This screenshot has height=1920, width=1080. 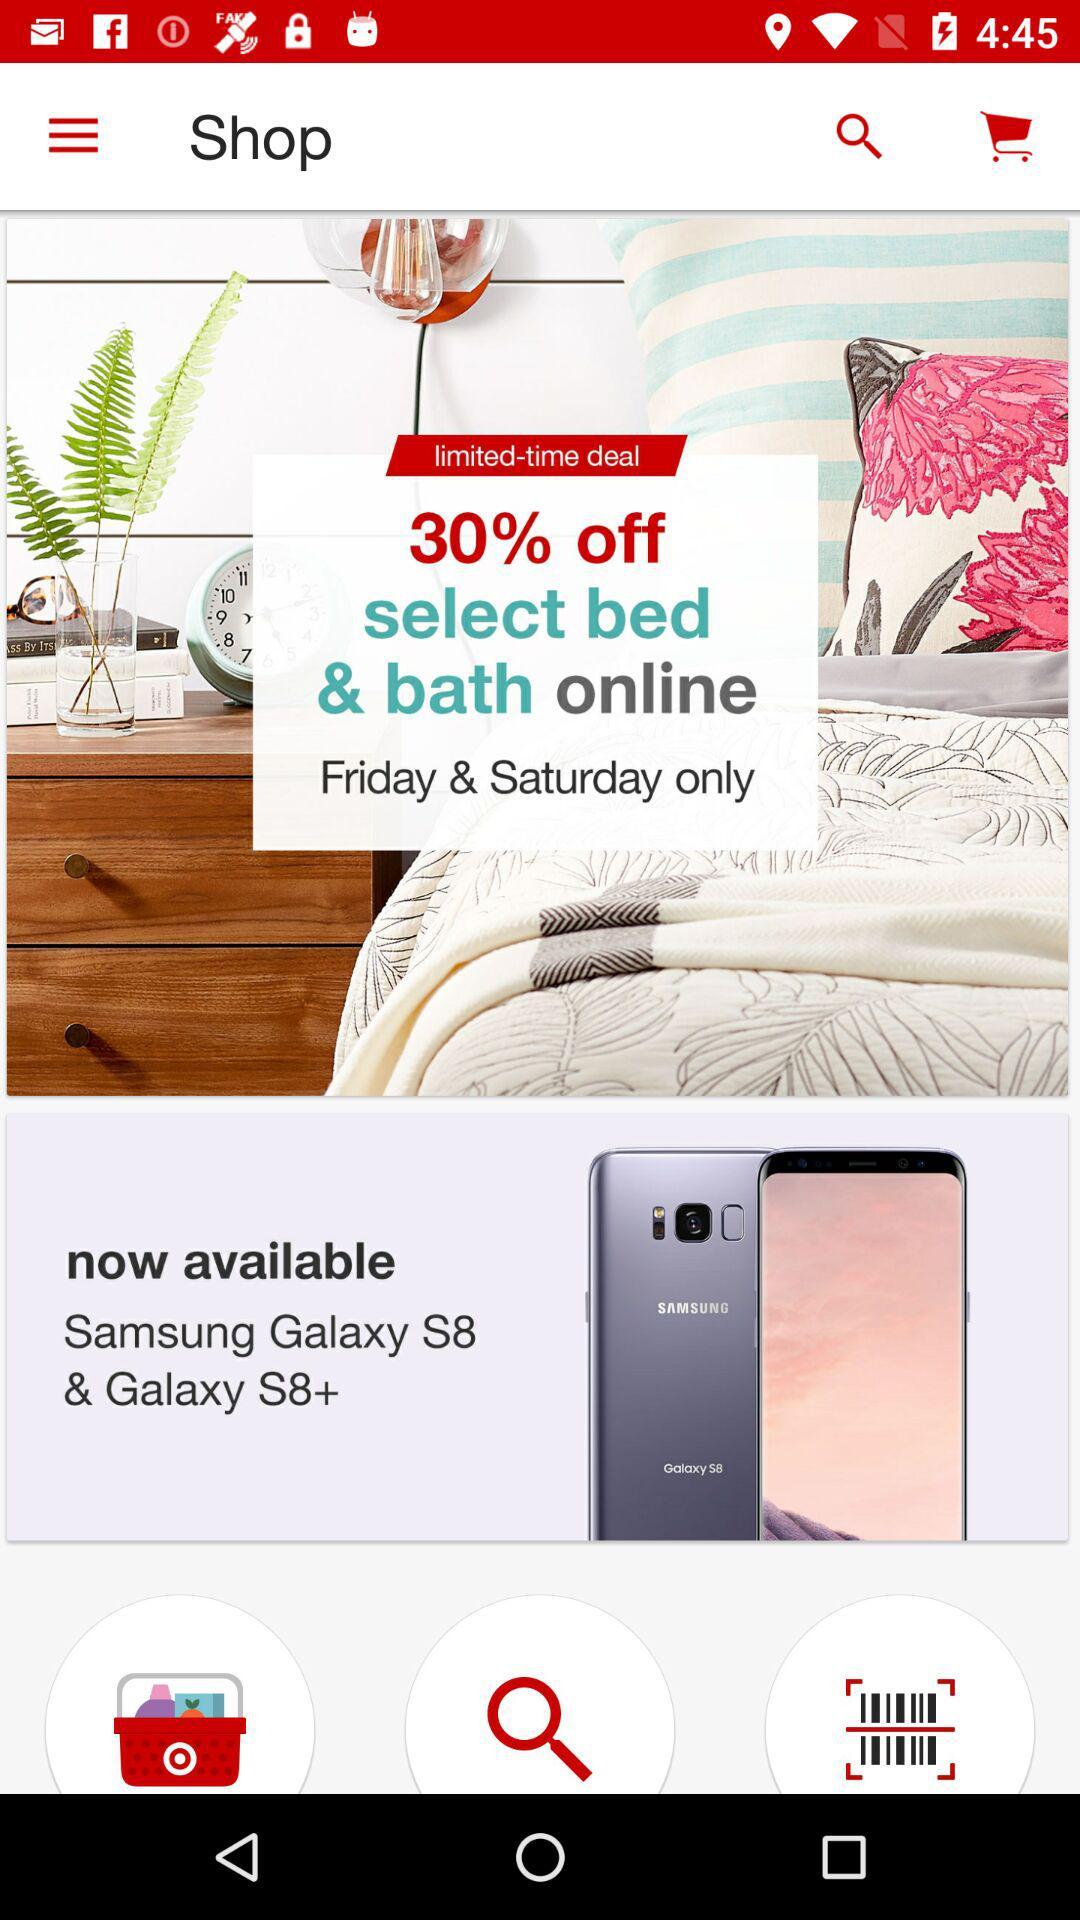 I want to click on the cart icon right to the search icon, so click(x=1006, y=136).